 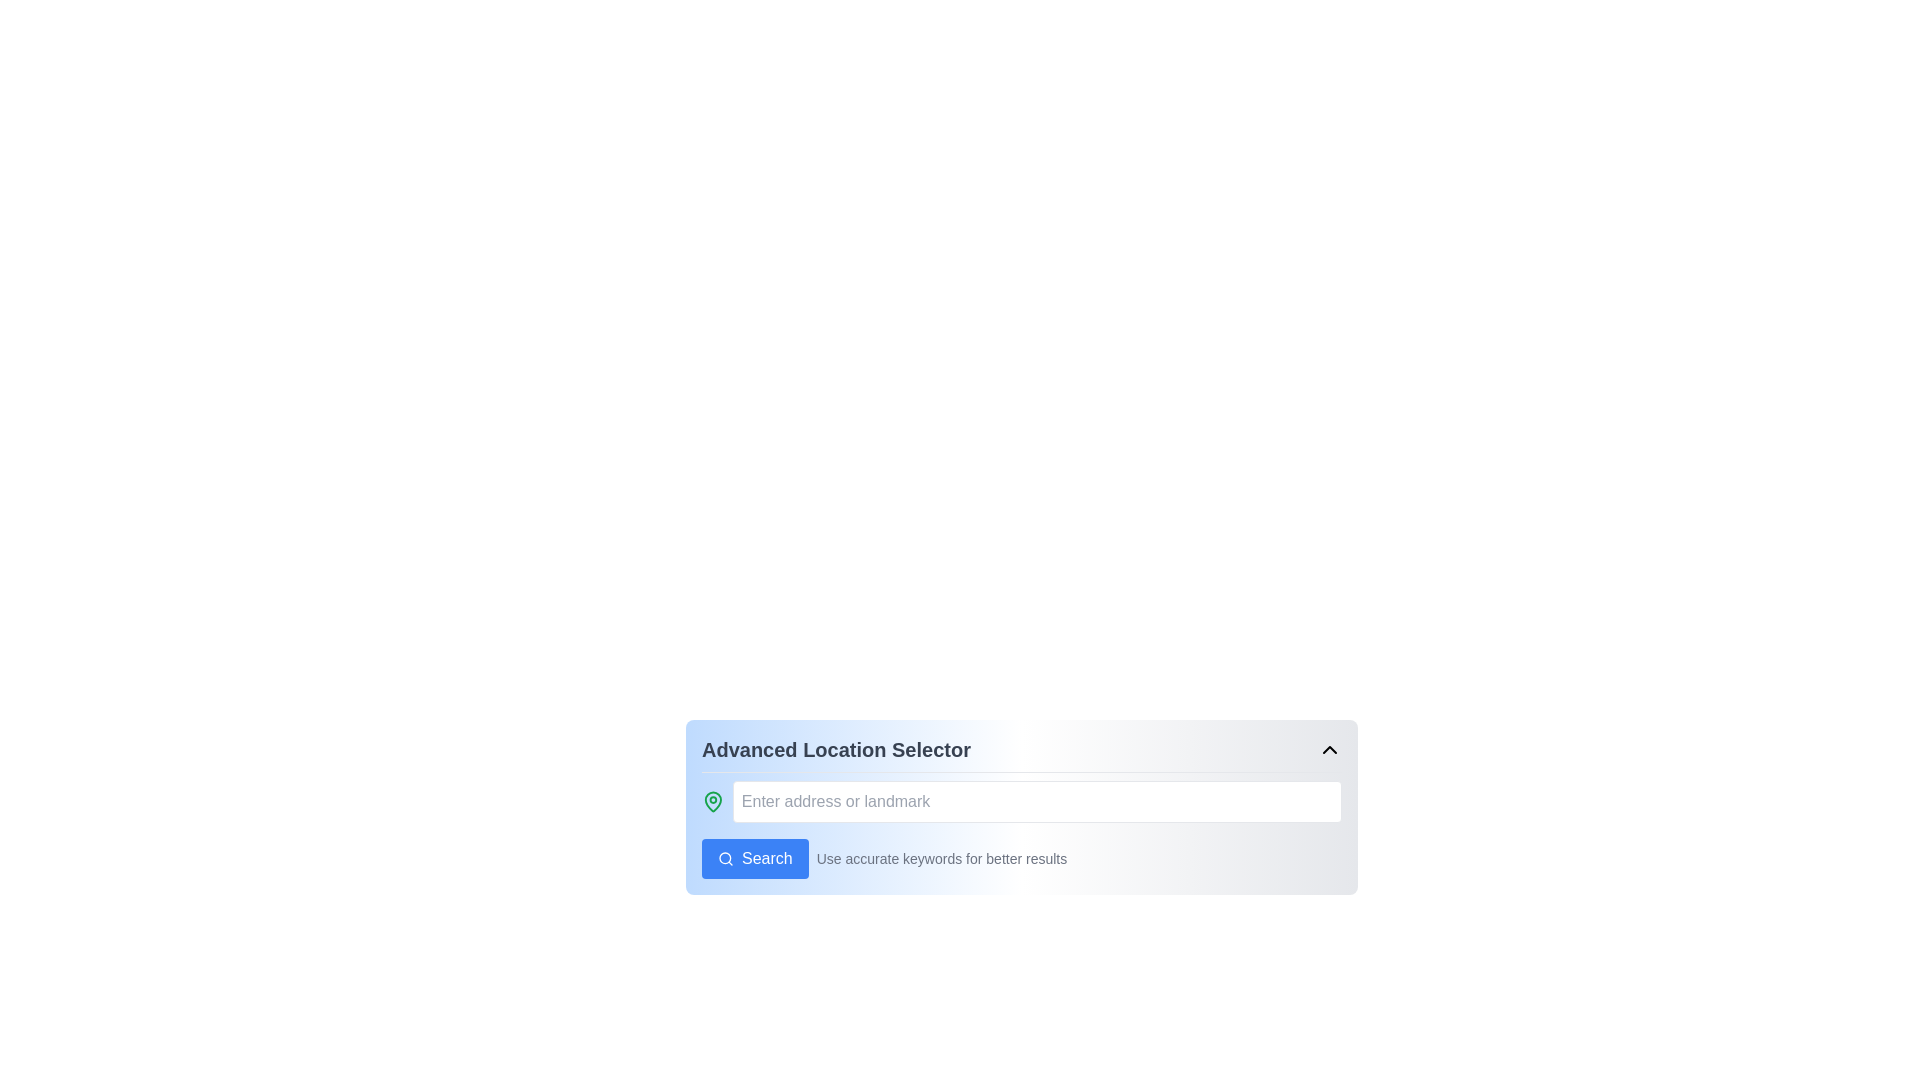 I want to click on the text label that states 'Use accurate keywords for better results', which is styled in gray and positioned to the right of the blue Search button, so click(x=940, y=858).